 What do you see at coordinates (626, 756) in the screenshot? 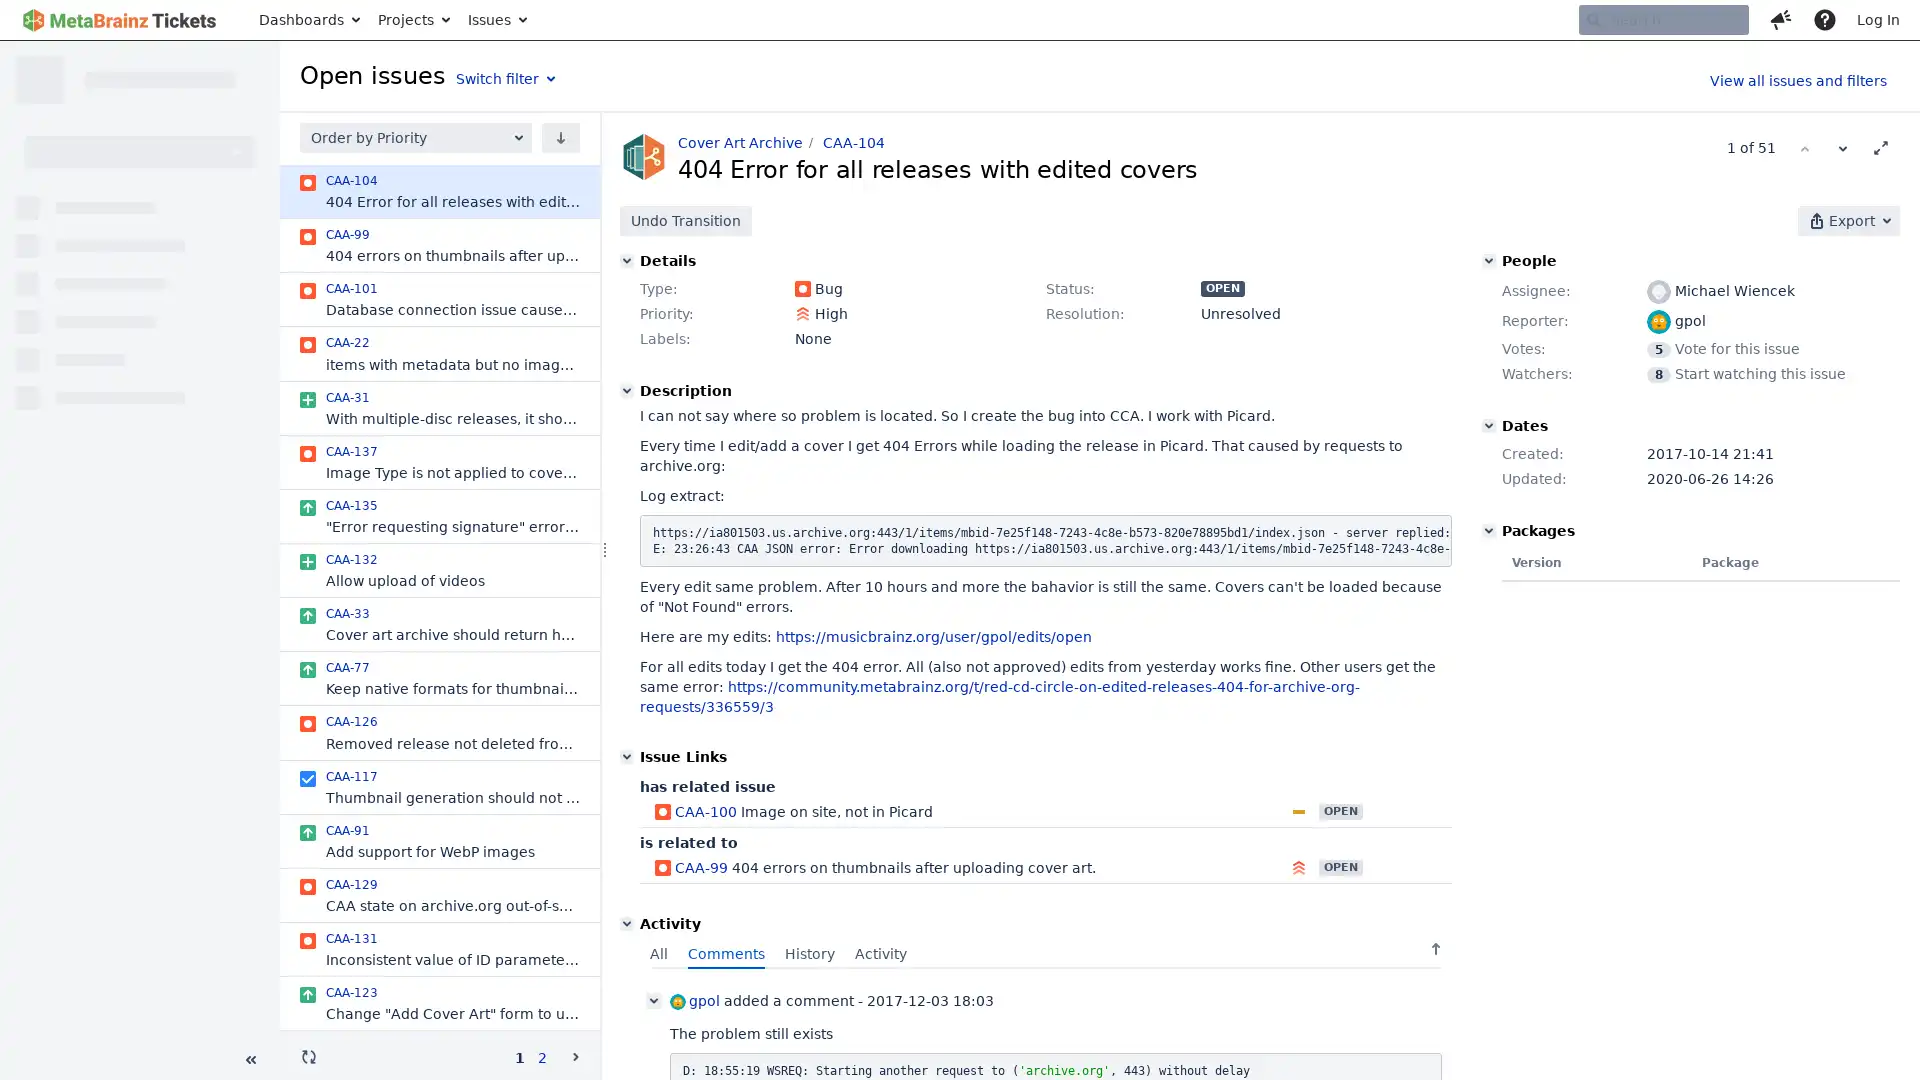
I see `Issue Links` at bounding box center [626, 756].